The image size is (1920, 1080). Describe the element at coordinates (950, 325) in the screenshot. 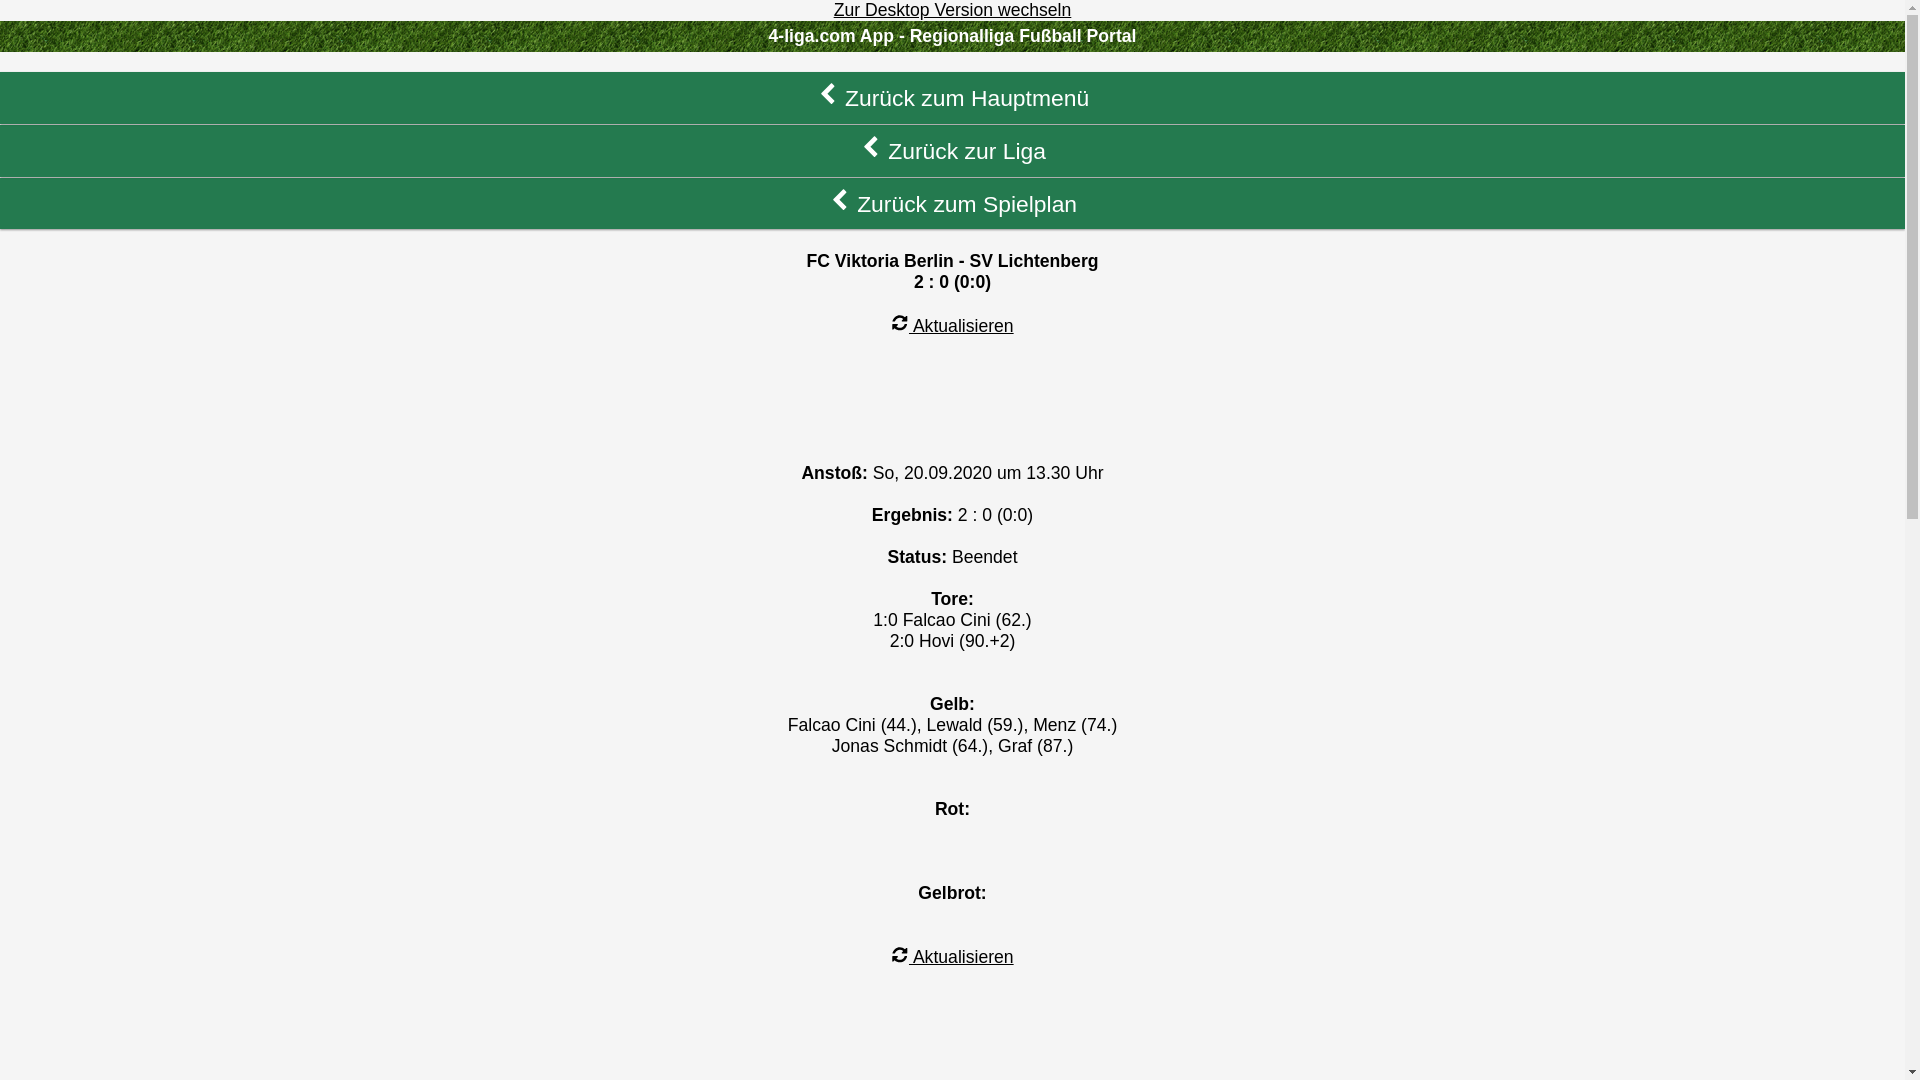

I see `'Aktualisieren'` at that location.